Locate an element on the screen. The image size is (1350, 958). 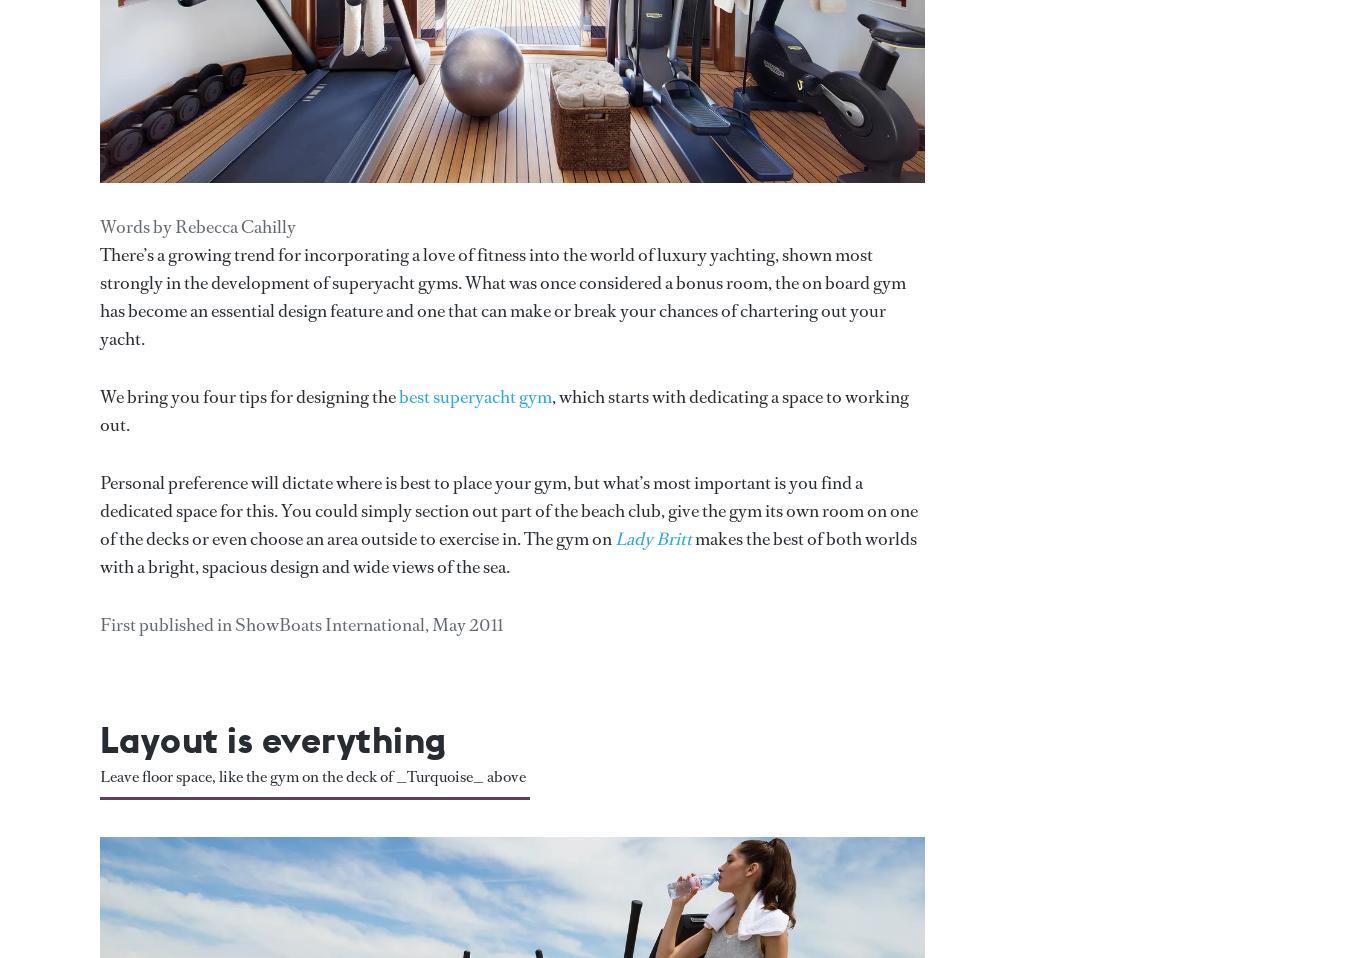
'Layout is everything' is located at coordinates (271, 739).